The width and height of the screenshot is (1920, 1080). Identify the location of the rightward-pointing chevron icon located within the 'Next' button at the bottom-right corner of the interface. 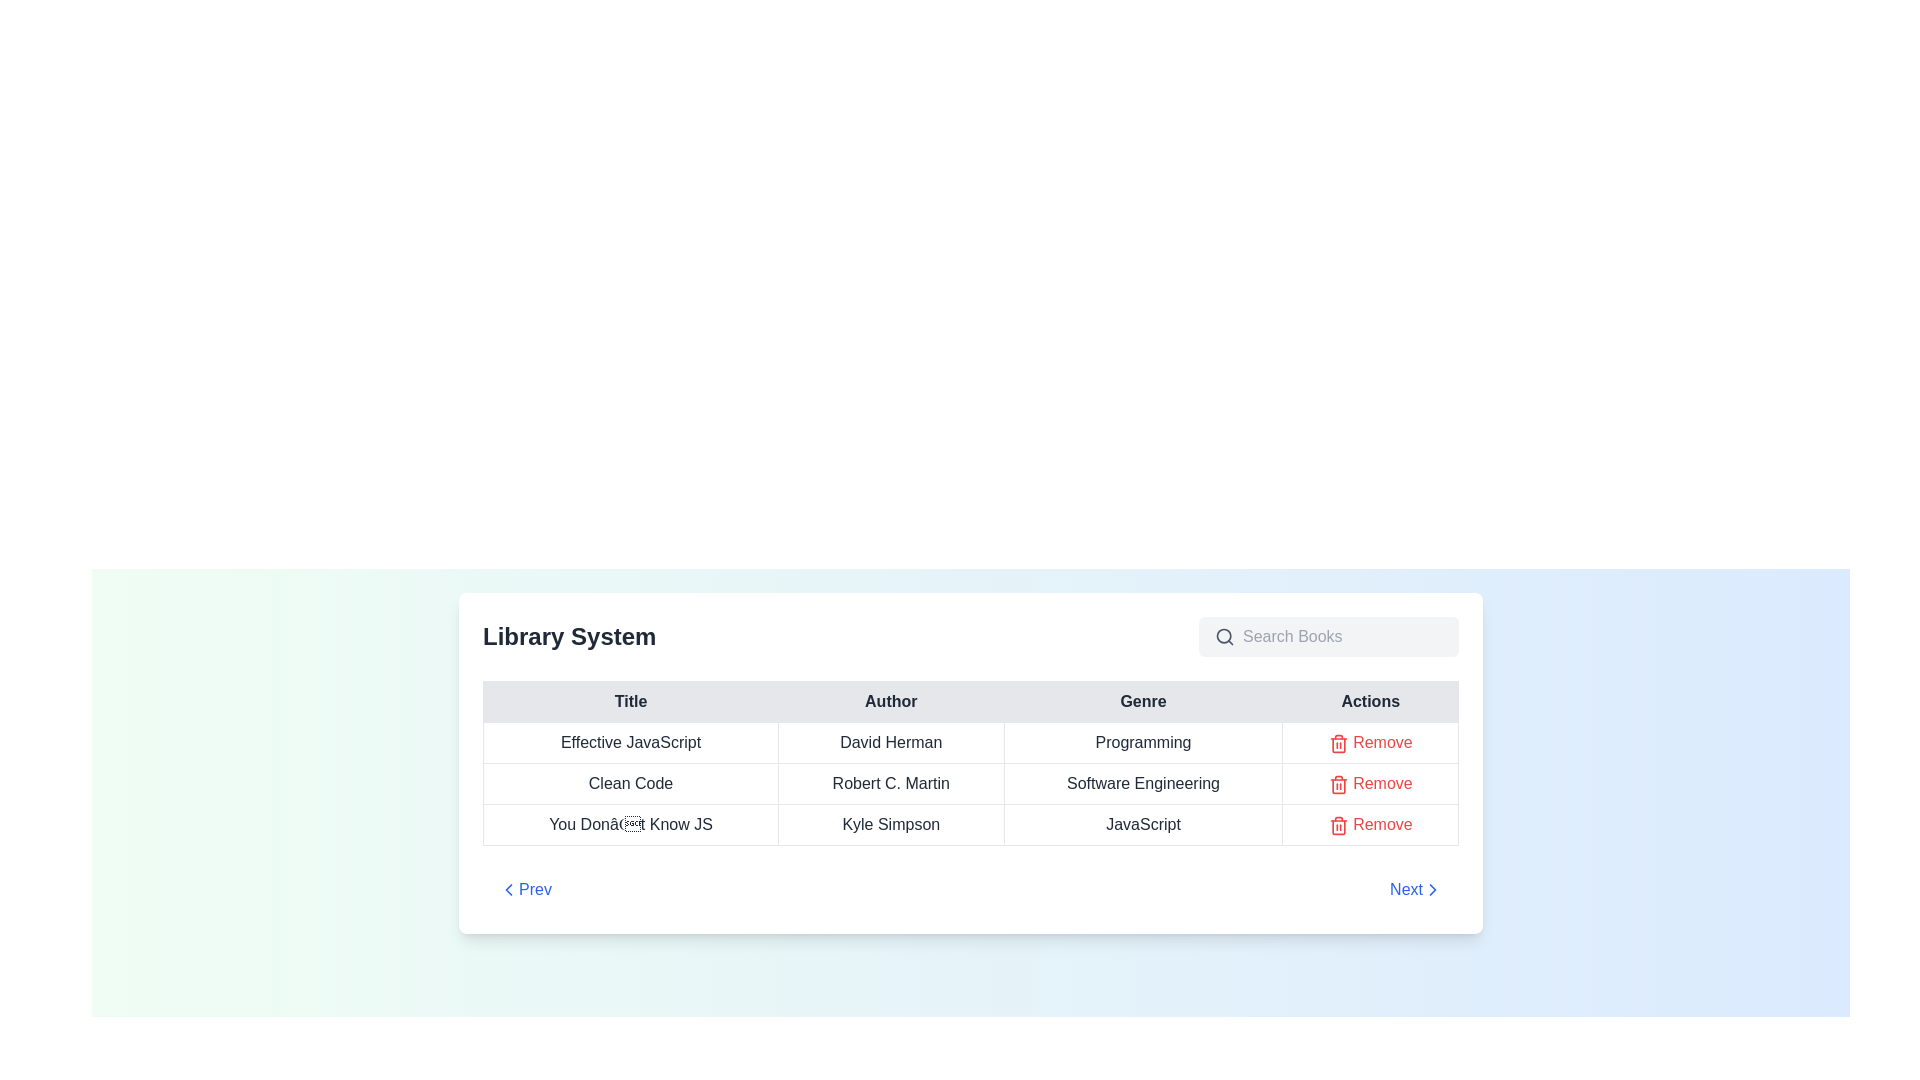
(1432, 889).